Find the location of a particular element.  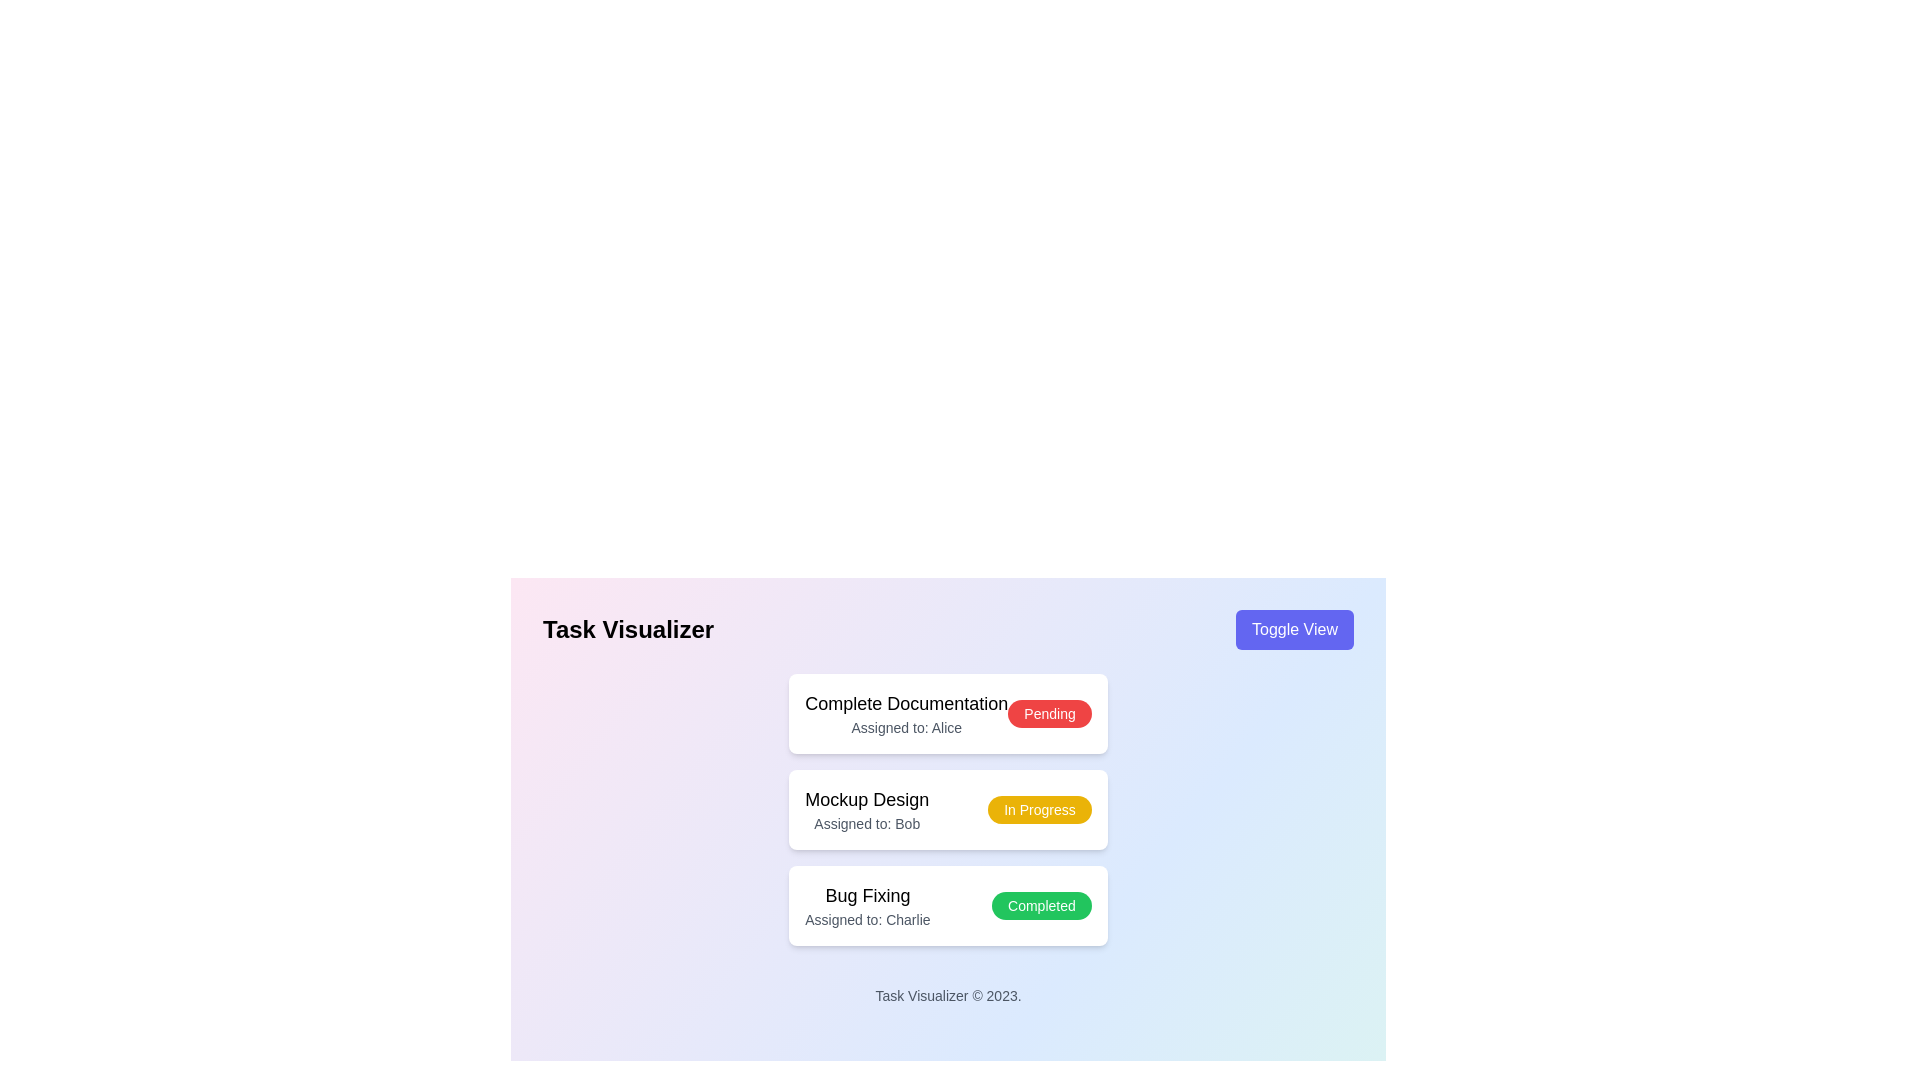

the text label 'Bug Fixing' located at the top of the third task card in the task list interface is located at coordinates (867, 894).